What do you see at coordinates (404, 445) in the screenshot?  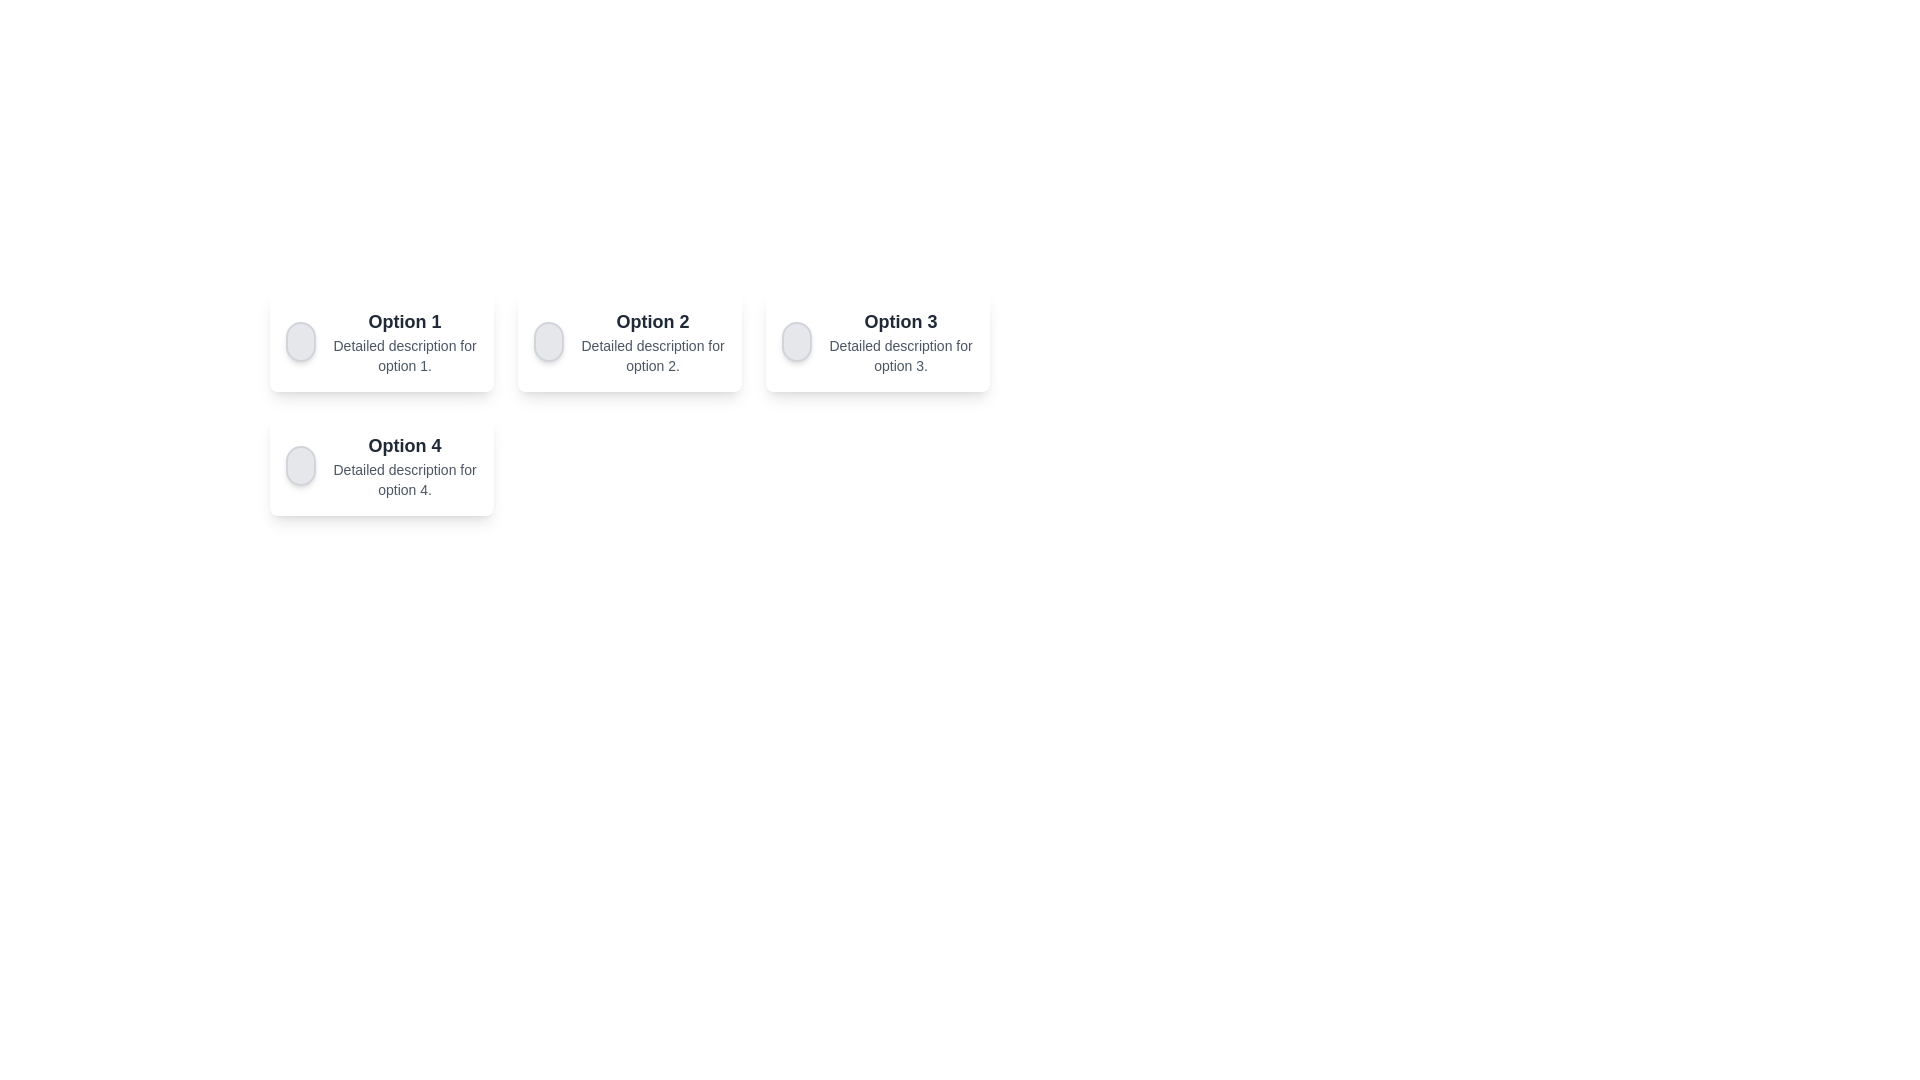 I see `the Header label displaying 'Option 4', which is a bold, prominently styled text in dark gray color` at bounding box center [404, 445].